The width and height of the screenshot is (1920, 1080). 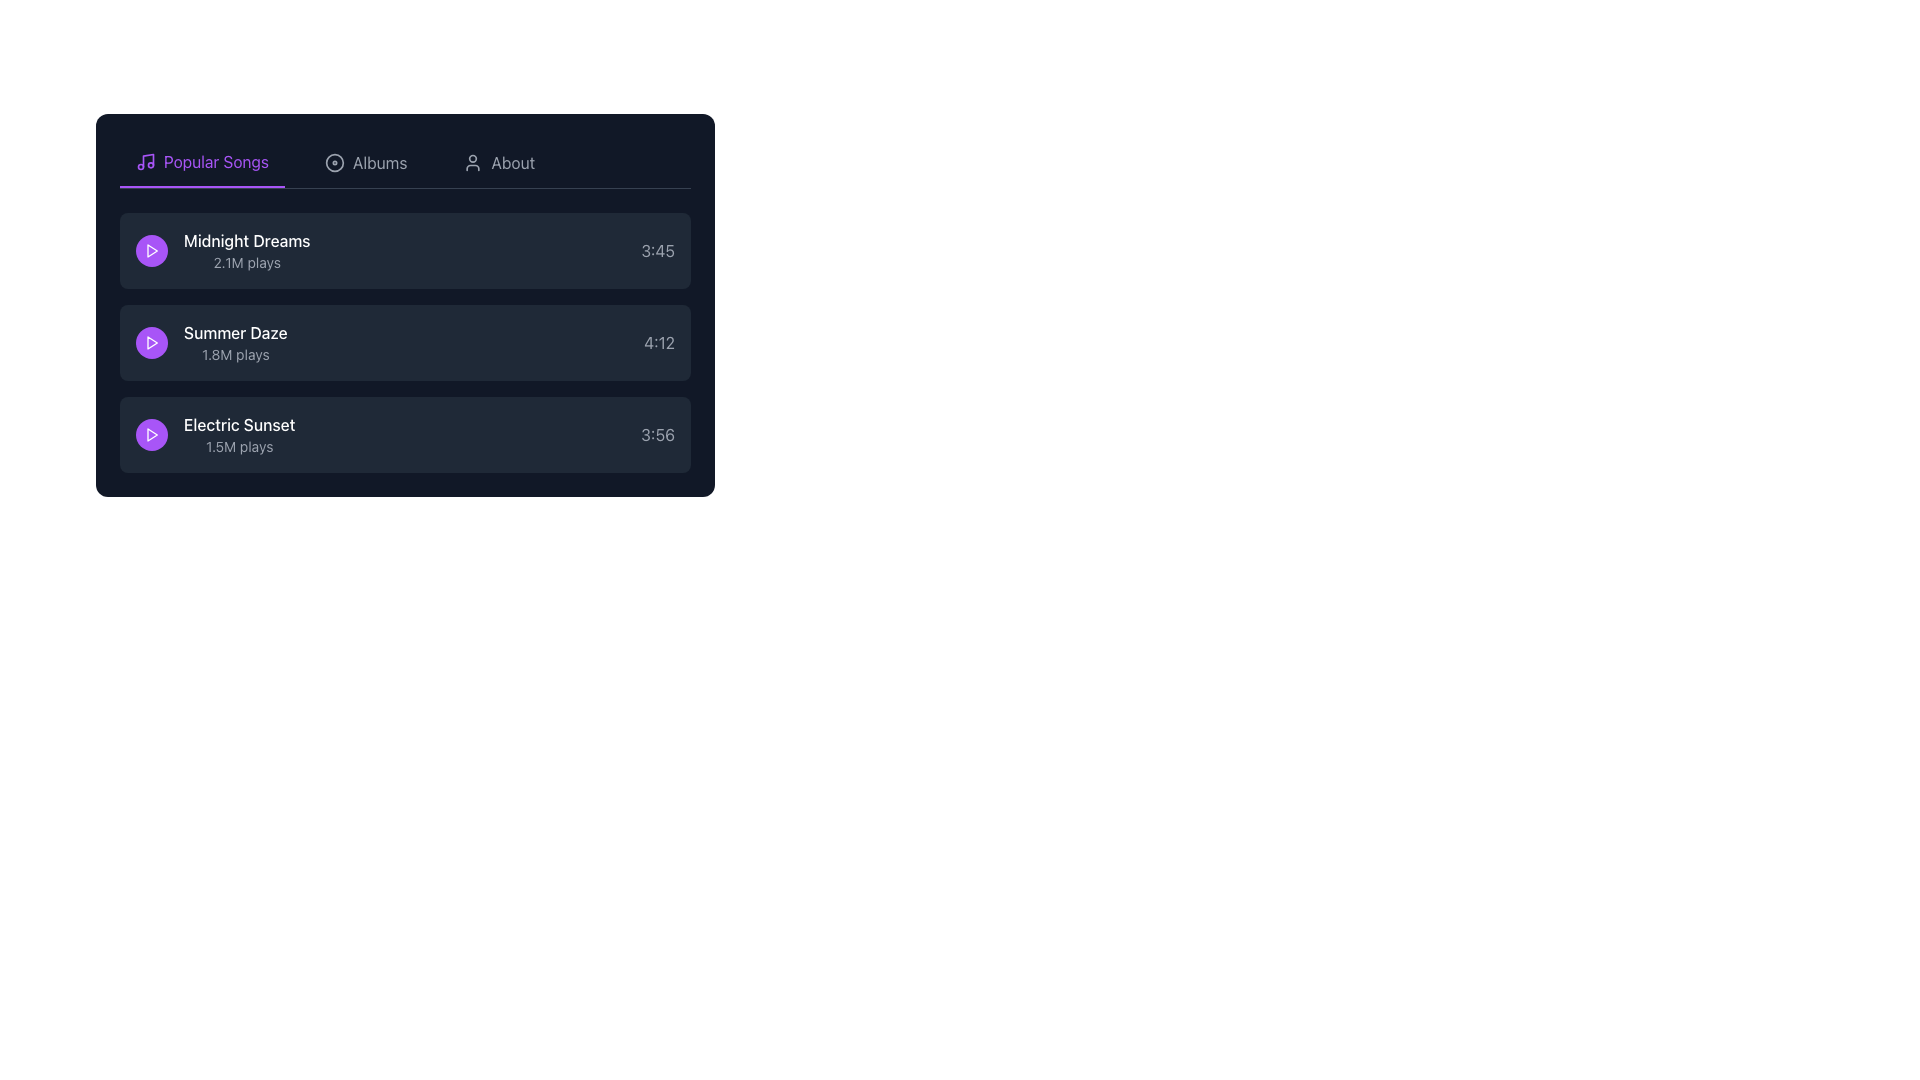 I want to click on the text display element titled 'Electric Sunset' with the subtitle '1.5M plays', so click(x=215, y=434).